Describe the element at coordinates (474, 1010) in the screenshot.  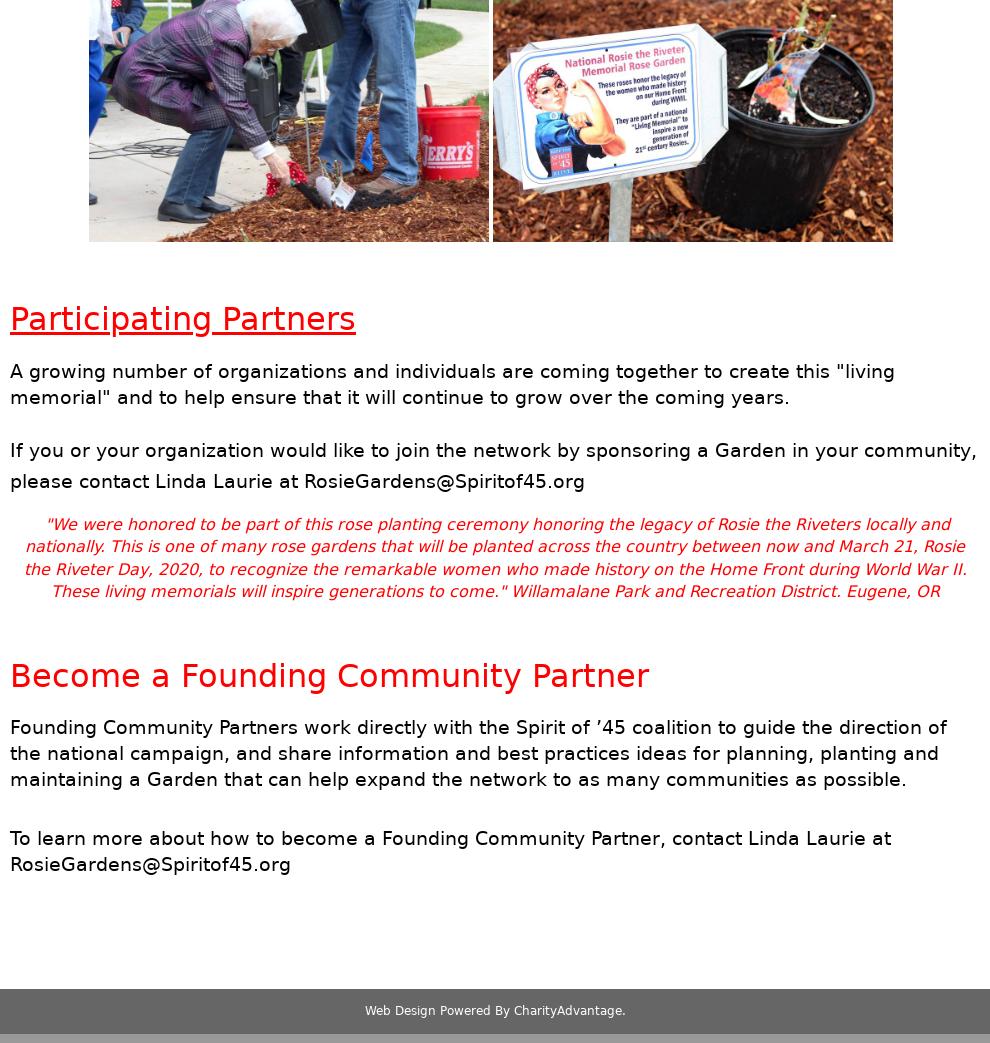
I see `'Powered By'` at that location.